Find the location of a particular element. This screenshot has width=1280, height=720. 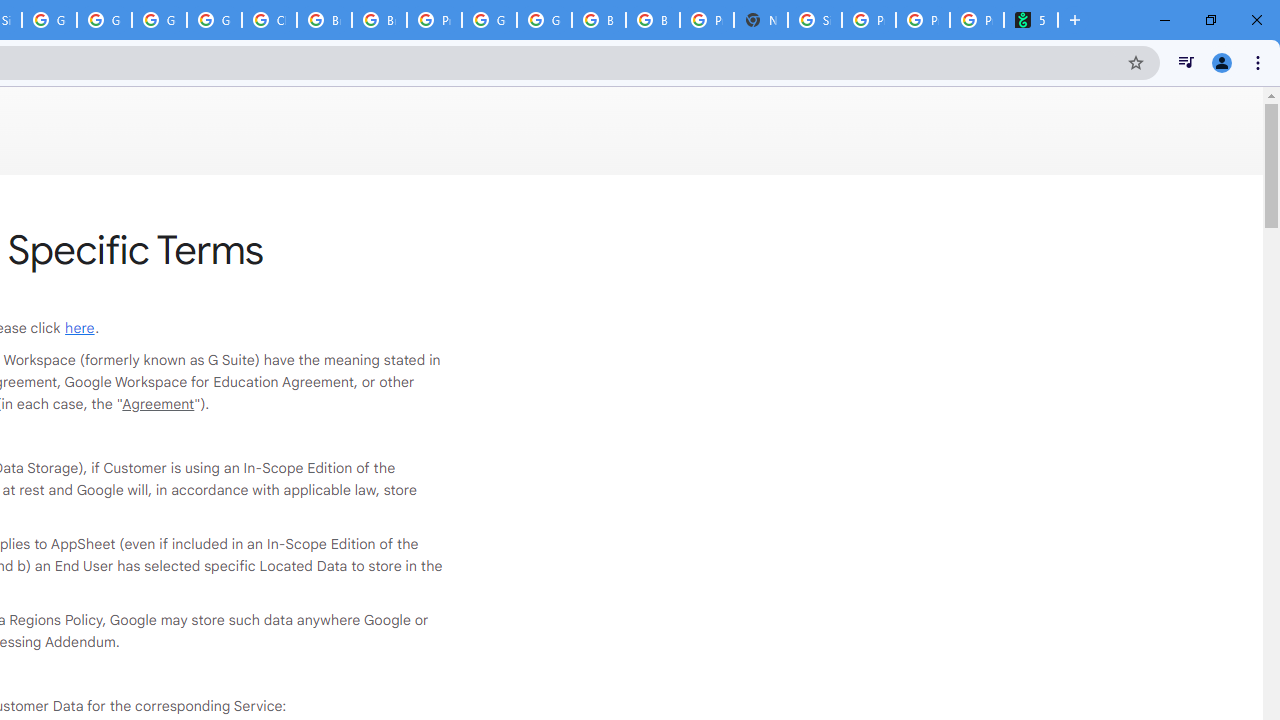

'Google Cloud Platform' is located at coordinates (544, 20).